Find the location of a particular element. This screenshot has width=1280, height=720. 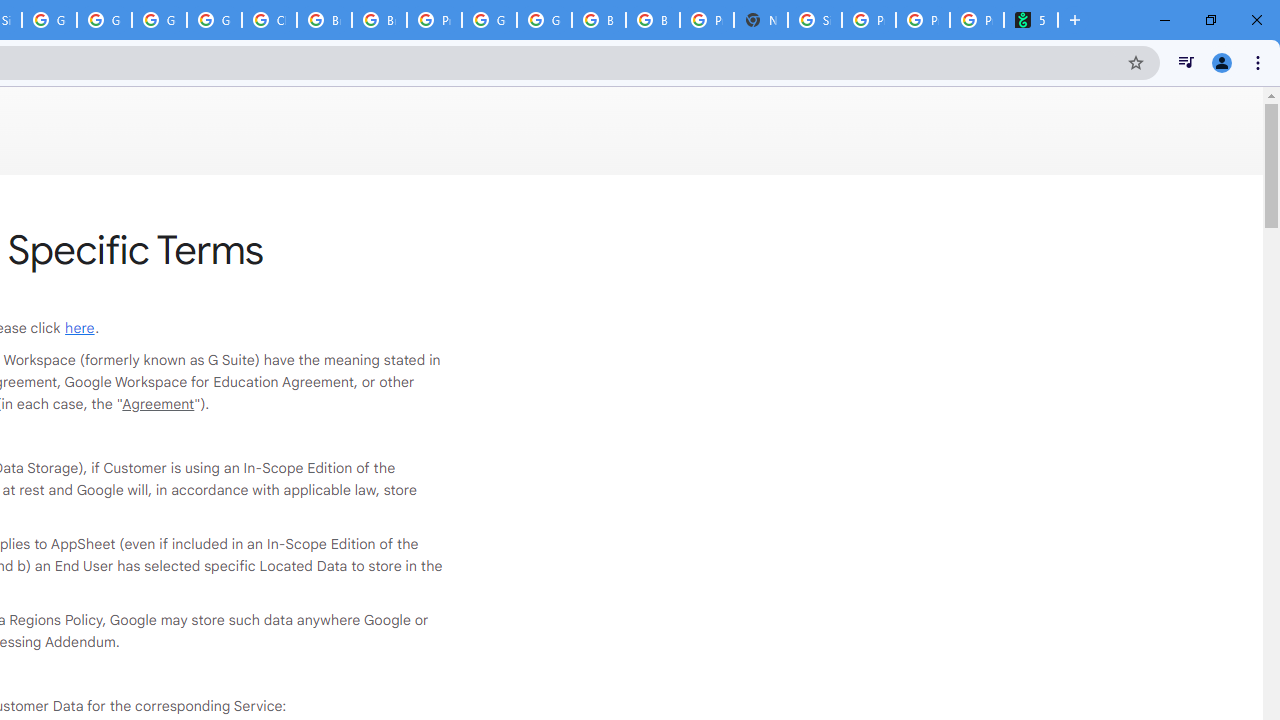

'Google Cloud Platform' is located at coordinates (544, 20).